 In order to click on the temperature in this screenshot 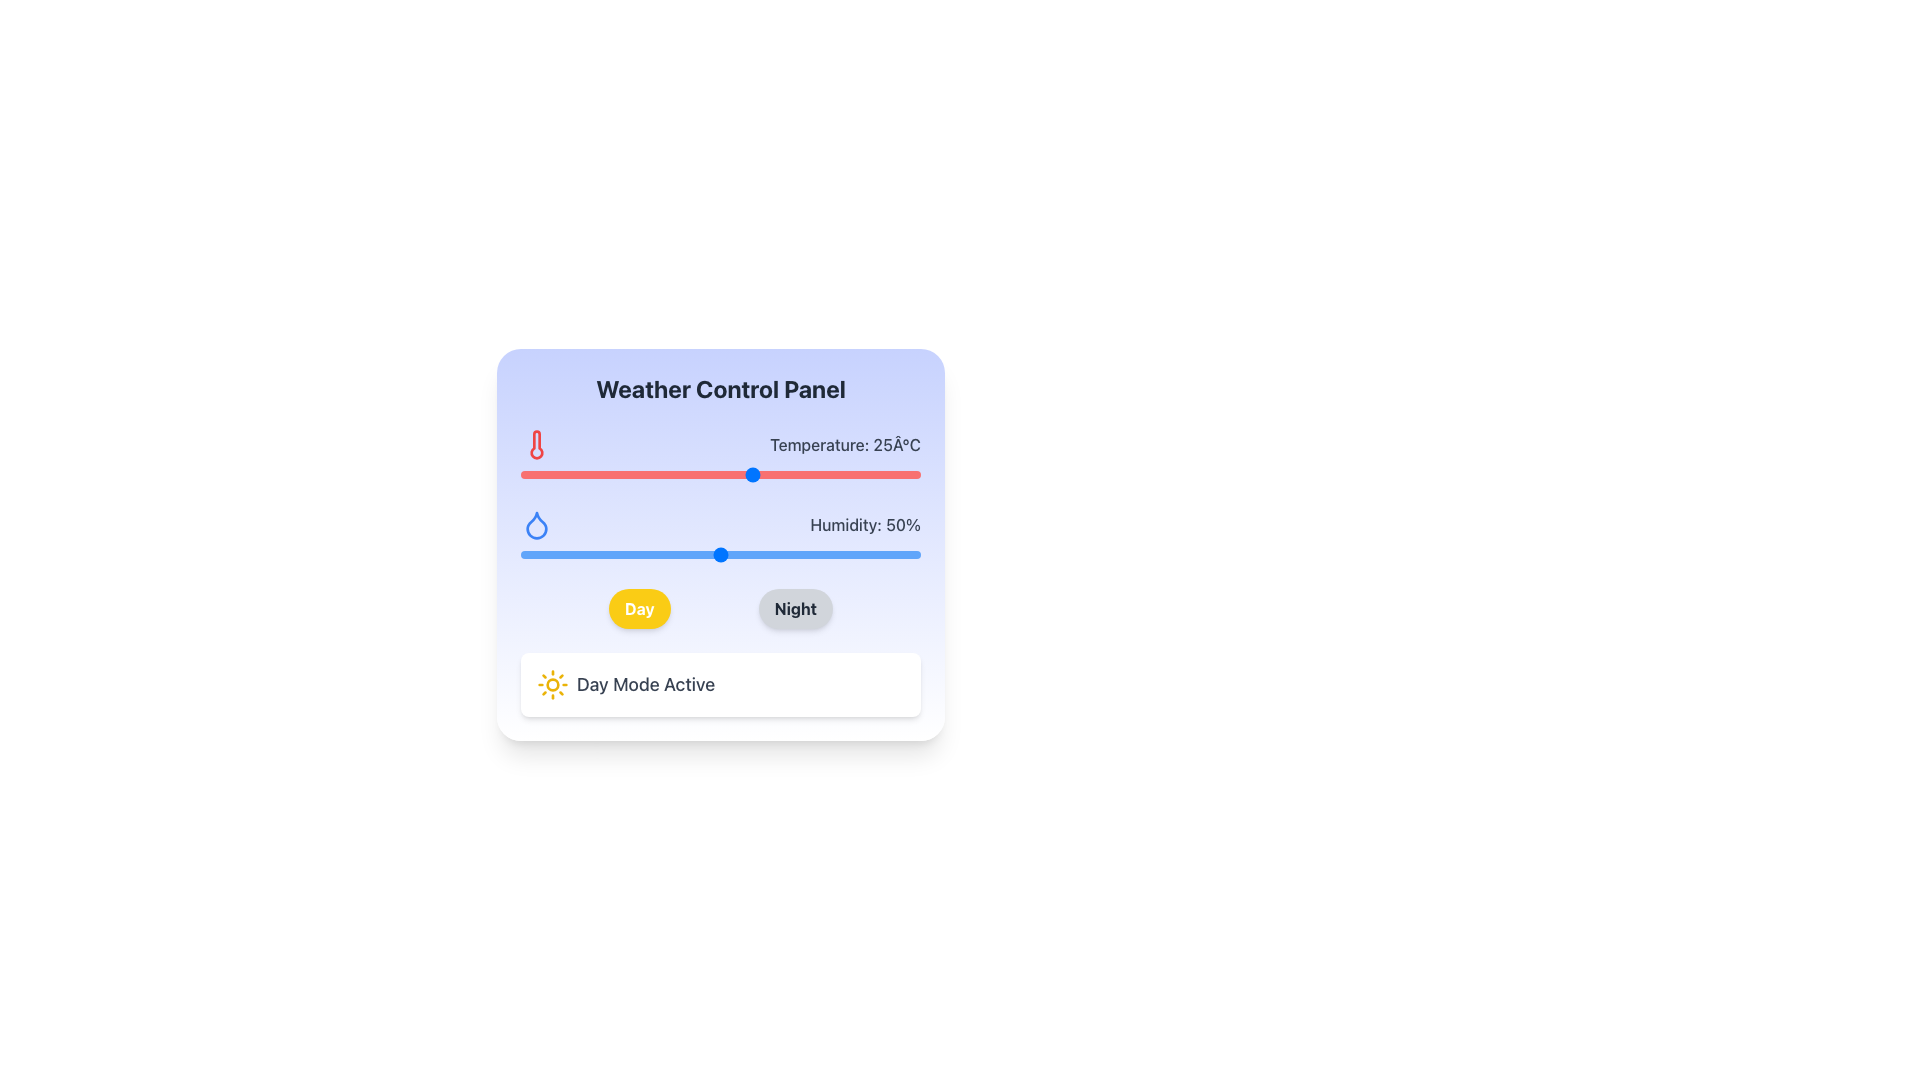, I will do `click(746, 474)`.